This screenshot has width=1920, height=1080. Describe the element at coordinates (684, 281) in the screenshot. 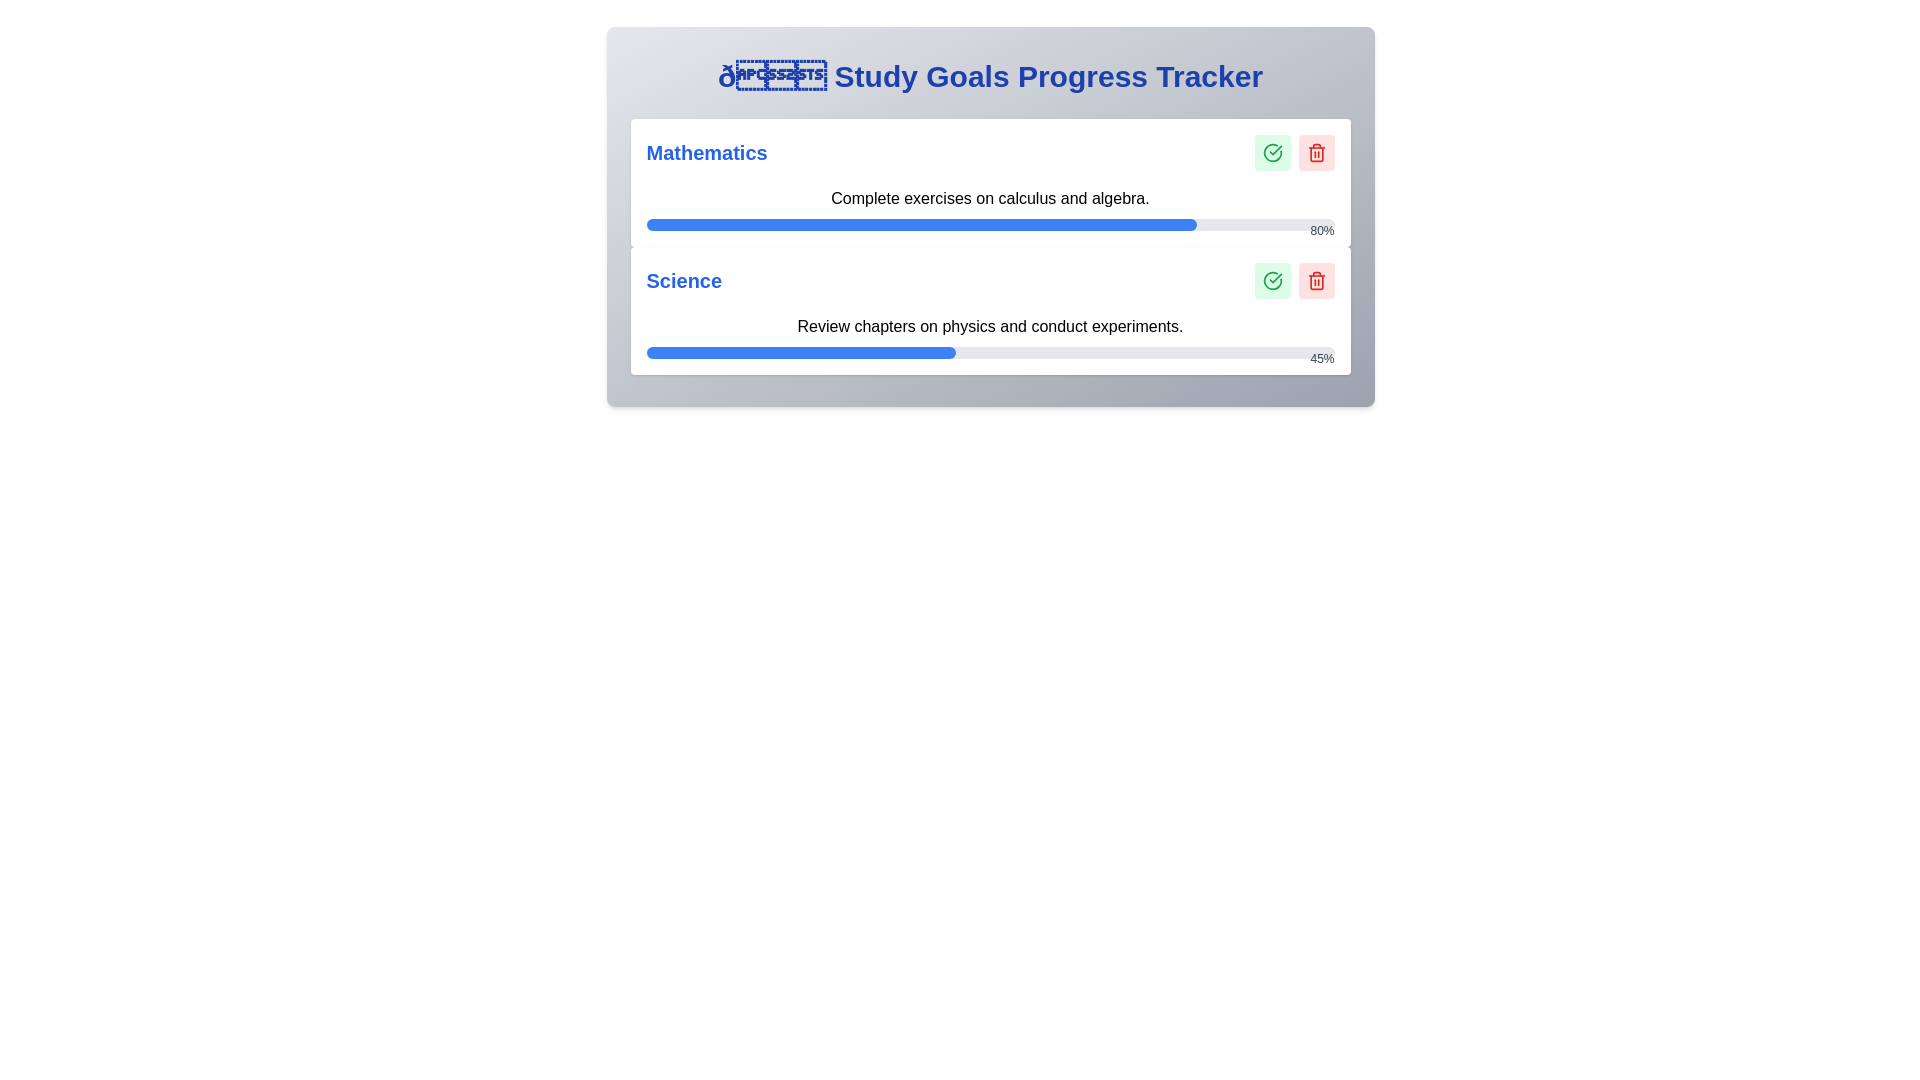

I see `the bold blue text label 'Science' in the study tracker interface, which is positioned in the second row and aligned to the left of associated progress text and icons` at that location.